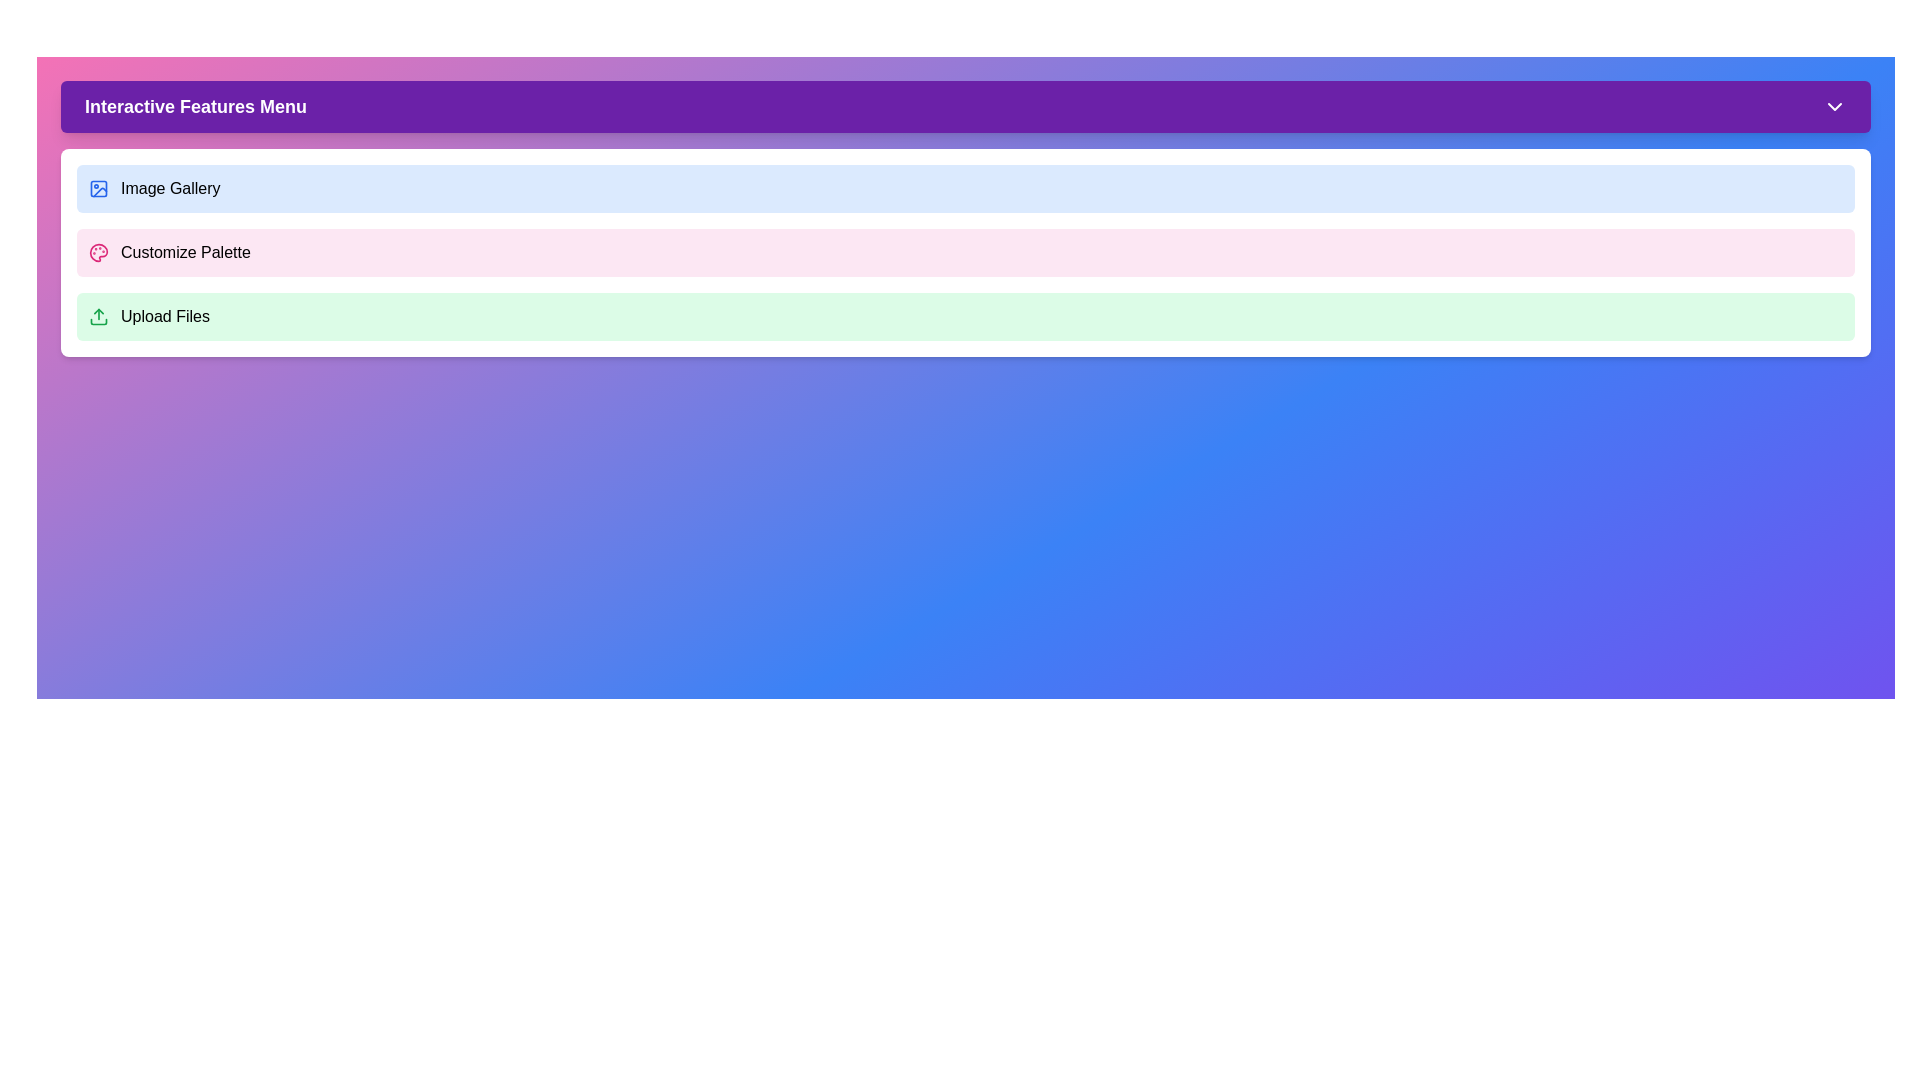 This screenshot has height=1080, width=1920. Describe the element at coordinates (965, 107) in the screenshot. I see `the header to toggle the visibility of the options menu` at that location.